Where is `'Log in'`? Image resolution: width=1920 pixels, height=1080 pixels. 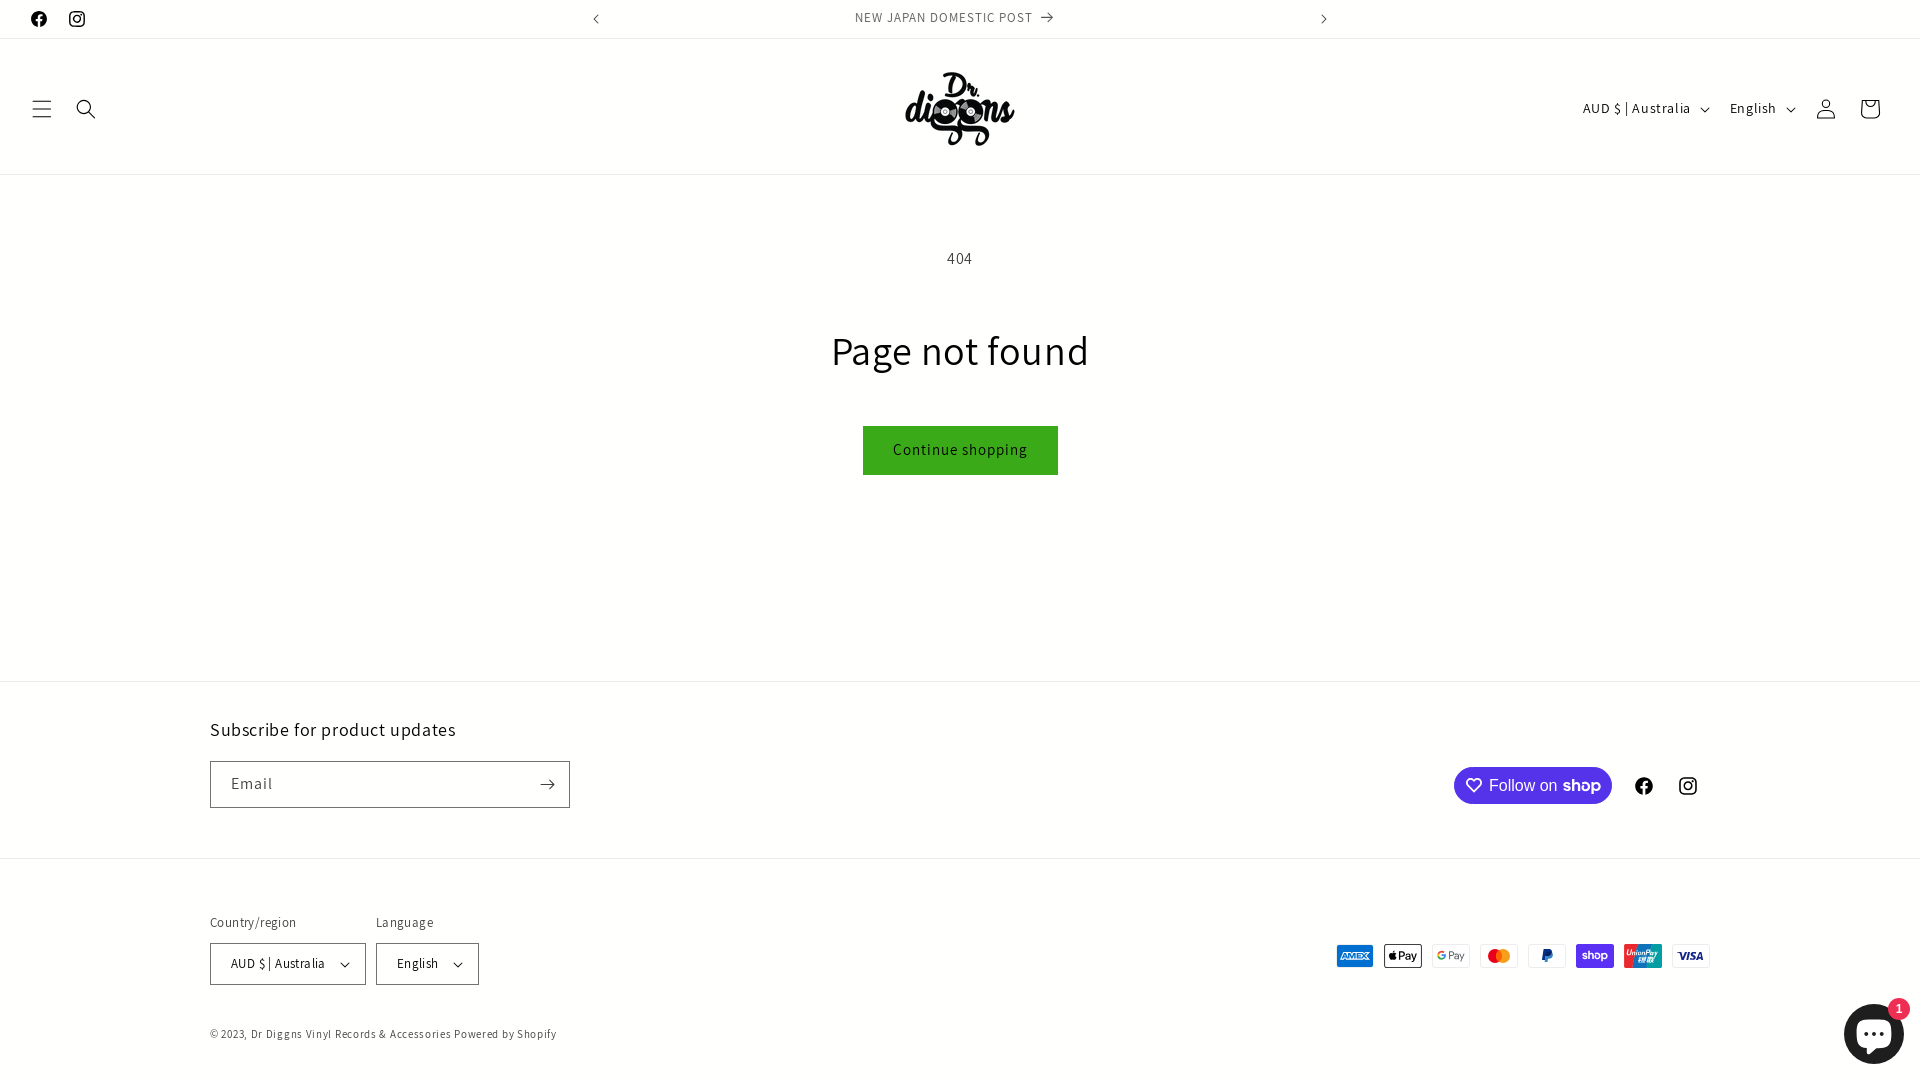
'Log in' is located at coordinates (1825, 108).